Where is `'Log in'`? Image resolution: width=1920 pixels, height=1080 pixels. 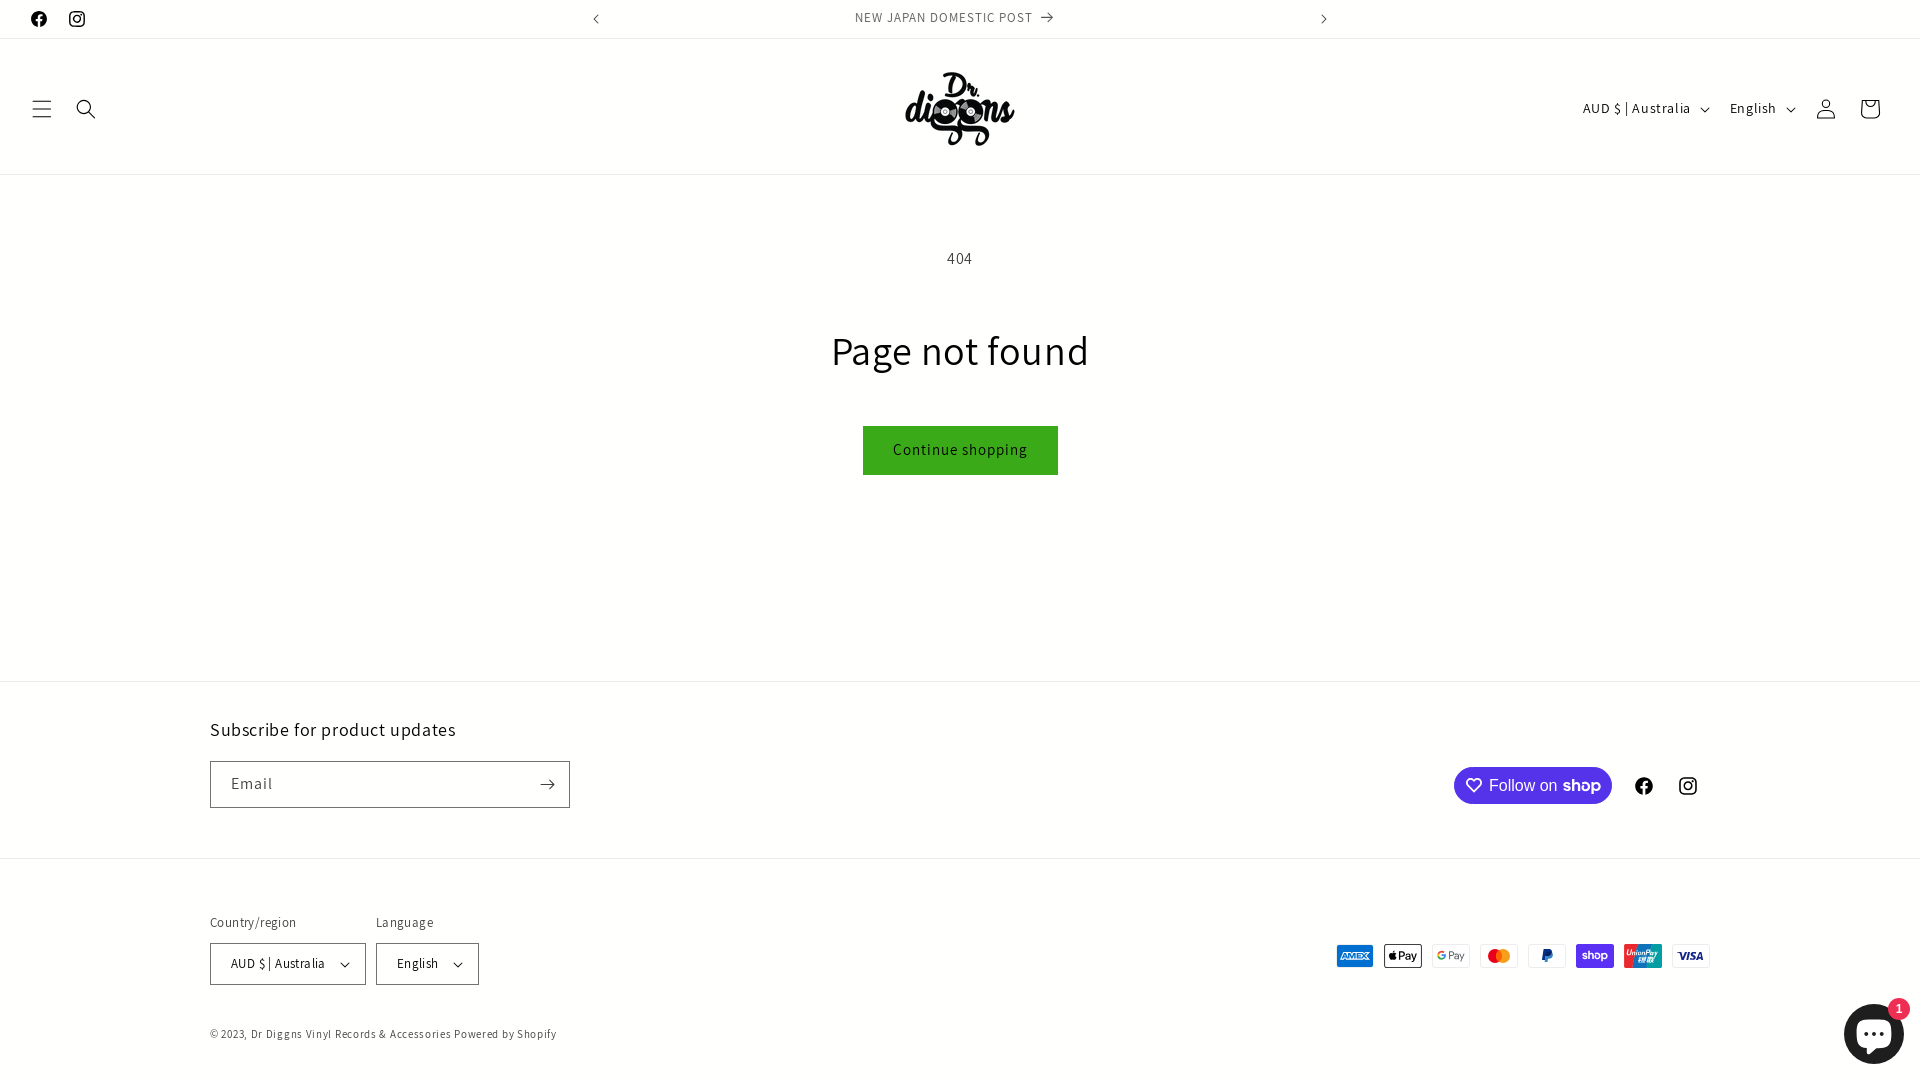
'Log in' is located at coordinates (1825, 108).